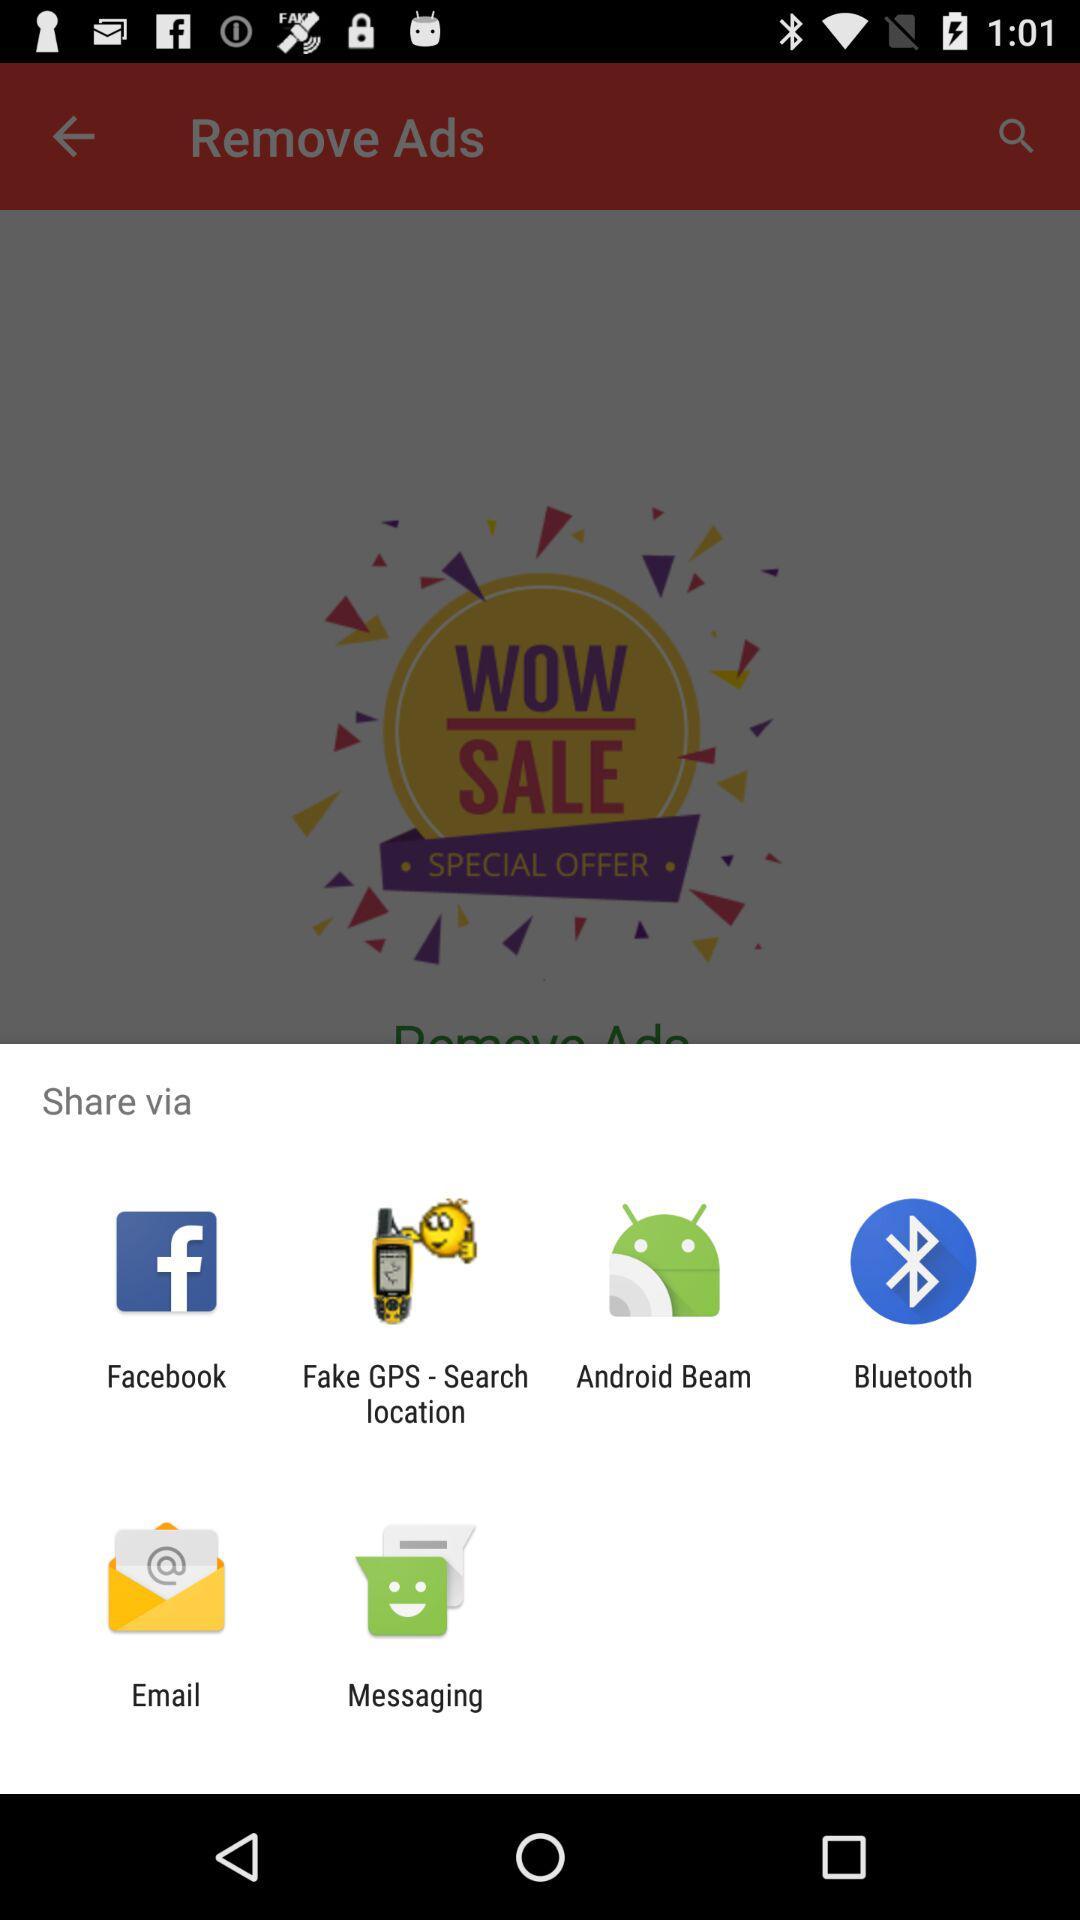  I want to click on android beam item, so click(664, 1392).